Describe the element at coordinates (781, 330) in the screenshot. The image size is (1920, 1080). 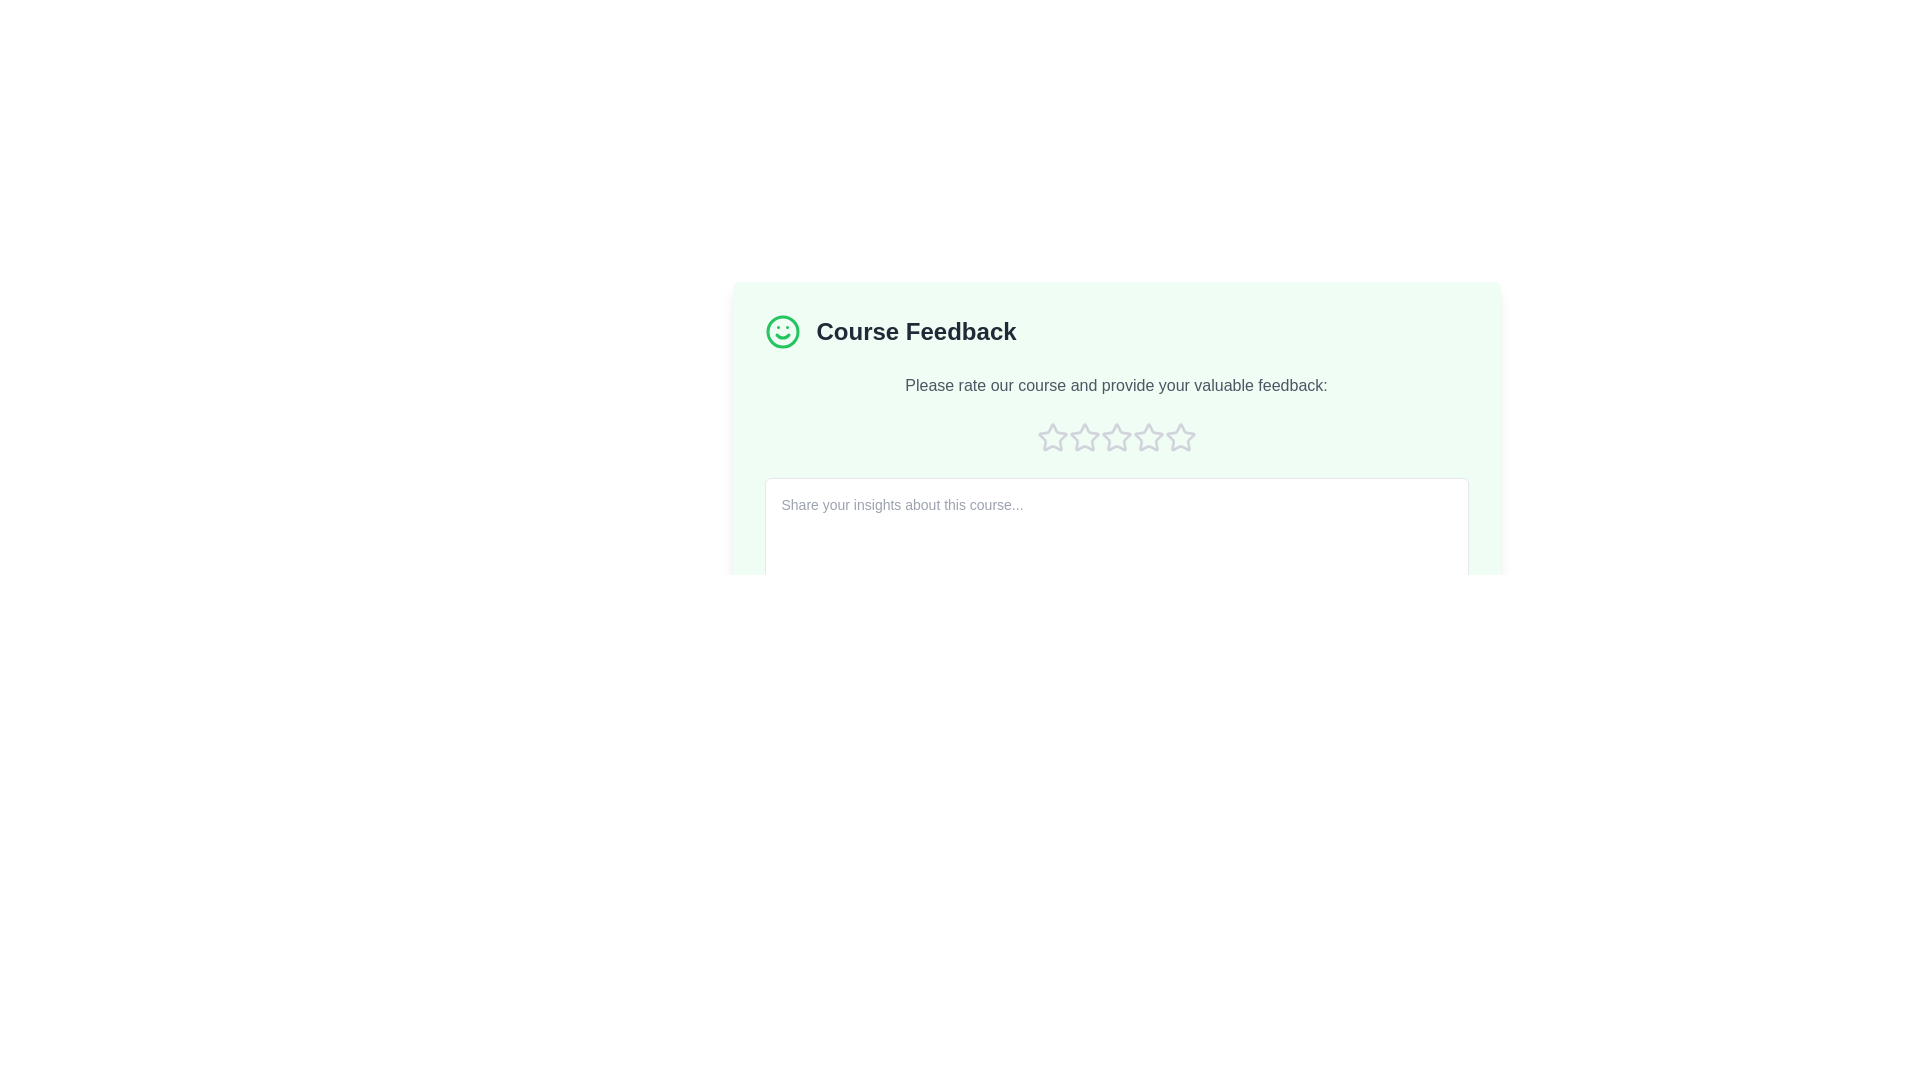
I see `the decorative circular part of the smiley face icon, which is located to the left of the 'Course Feedback' text at the top of the interface` at that location.